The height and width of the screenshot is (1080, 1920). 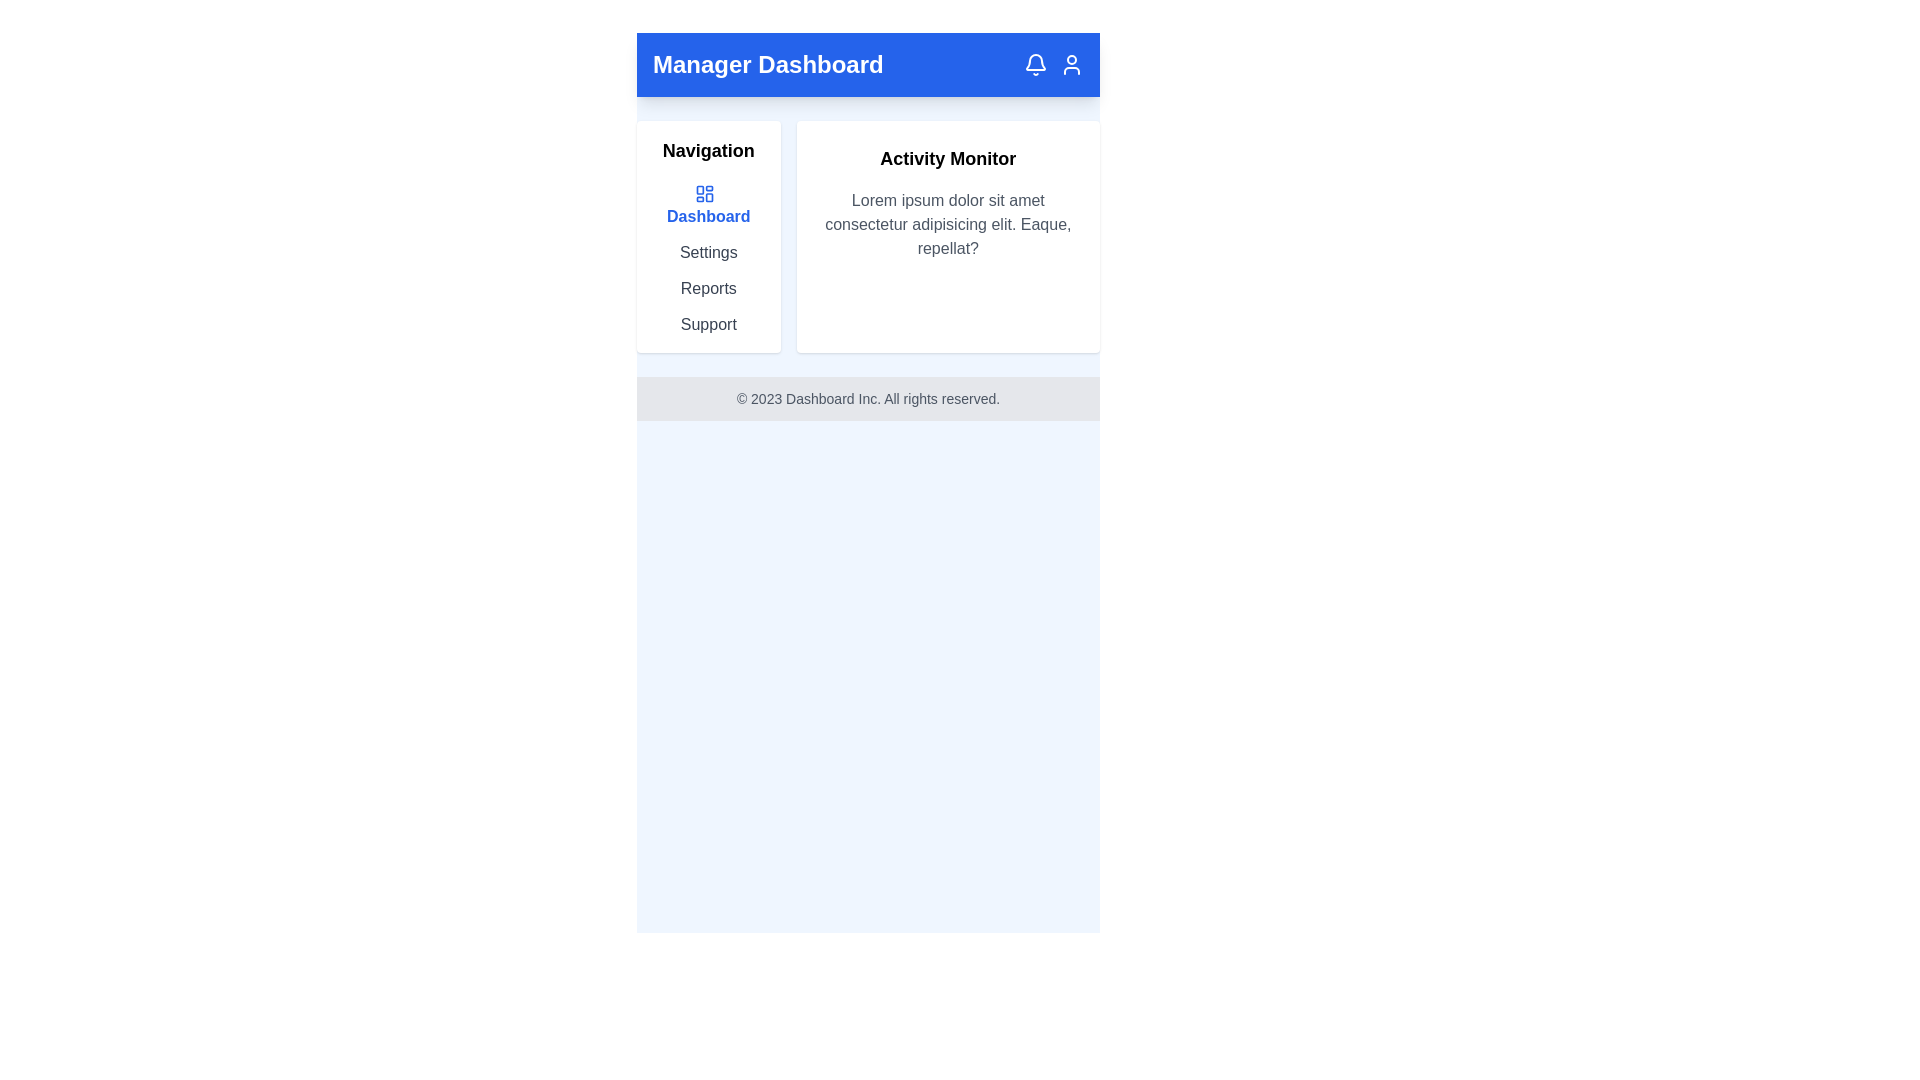 I want to click on the 'Dashboard' icon in the navigation menu, which is positioned to the left of the text label 'Dashboard', so click(x=704, y=193).